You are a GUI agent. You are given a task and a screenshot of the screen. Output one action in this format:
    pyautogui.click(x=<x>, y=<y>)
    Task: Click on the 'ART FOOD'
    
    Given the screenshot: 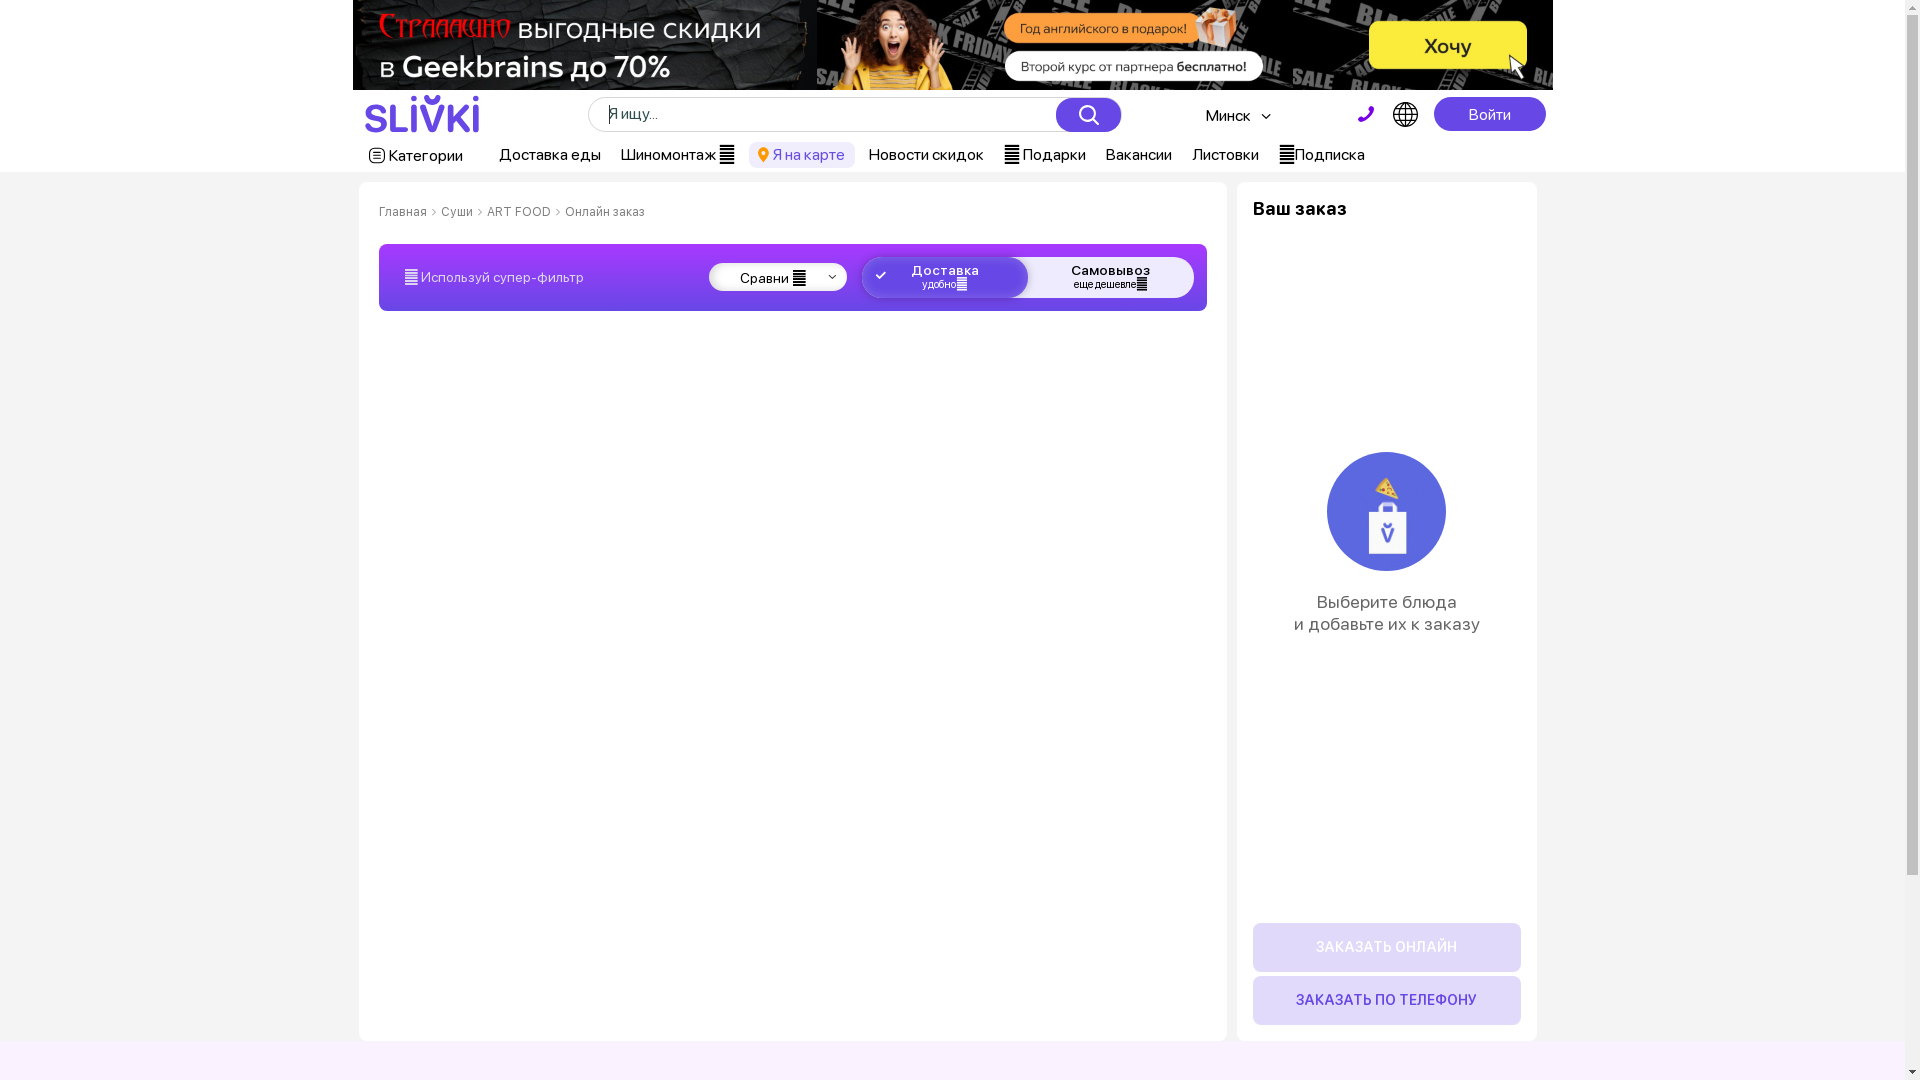 What is the action you would take?
    pyautogui.click(x=518, y=212)
    